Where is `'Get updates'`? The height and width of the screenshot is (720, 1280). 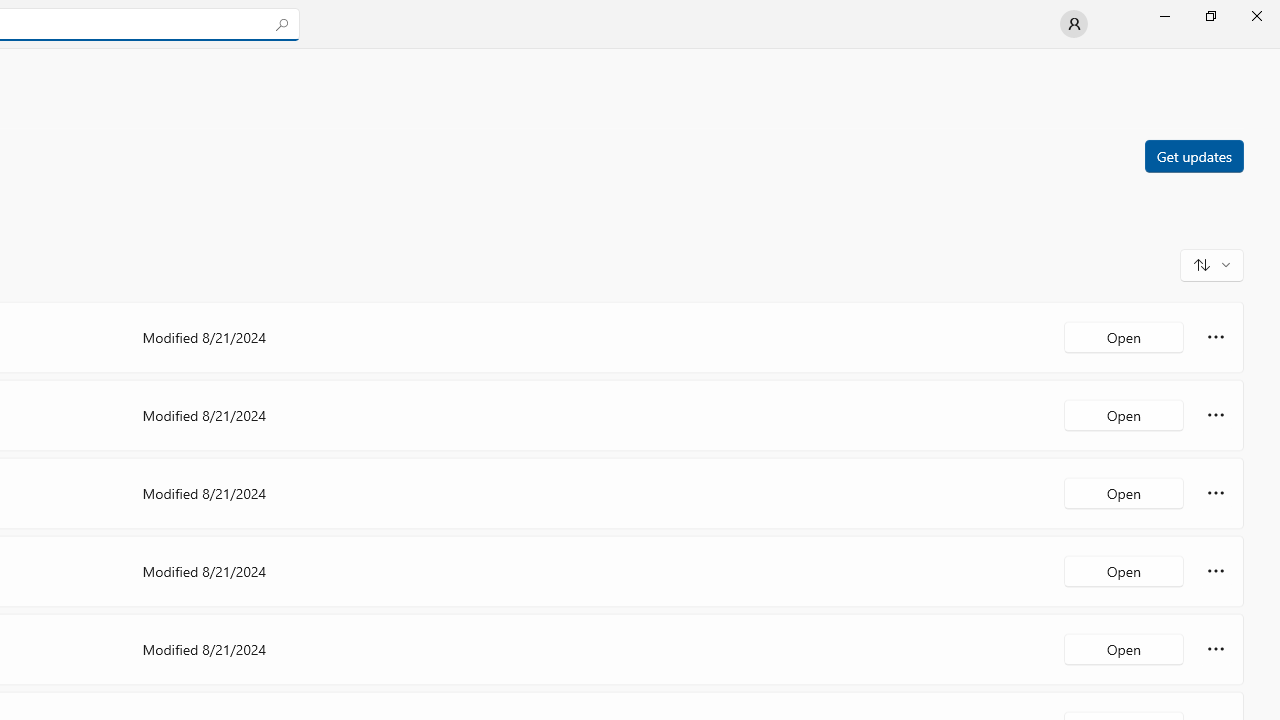 'Get updates' is located at coordinates (1193, 154).